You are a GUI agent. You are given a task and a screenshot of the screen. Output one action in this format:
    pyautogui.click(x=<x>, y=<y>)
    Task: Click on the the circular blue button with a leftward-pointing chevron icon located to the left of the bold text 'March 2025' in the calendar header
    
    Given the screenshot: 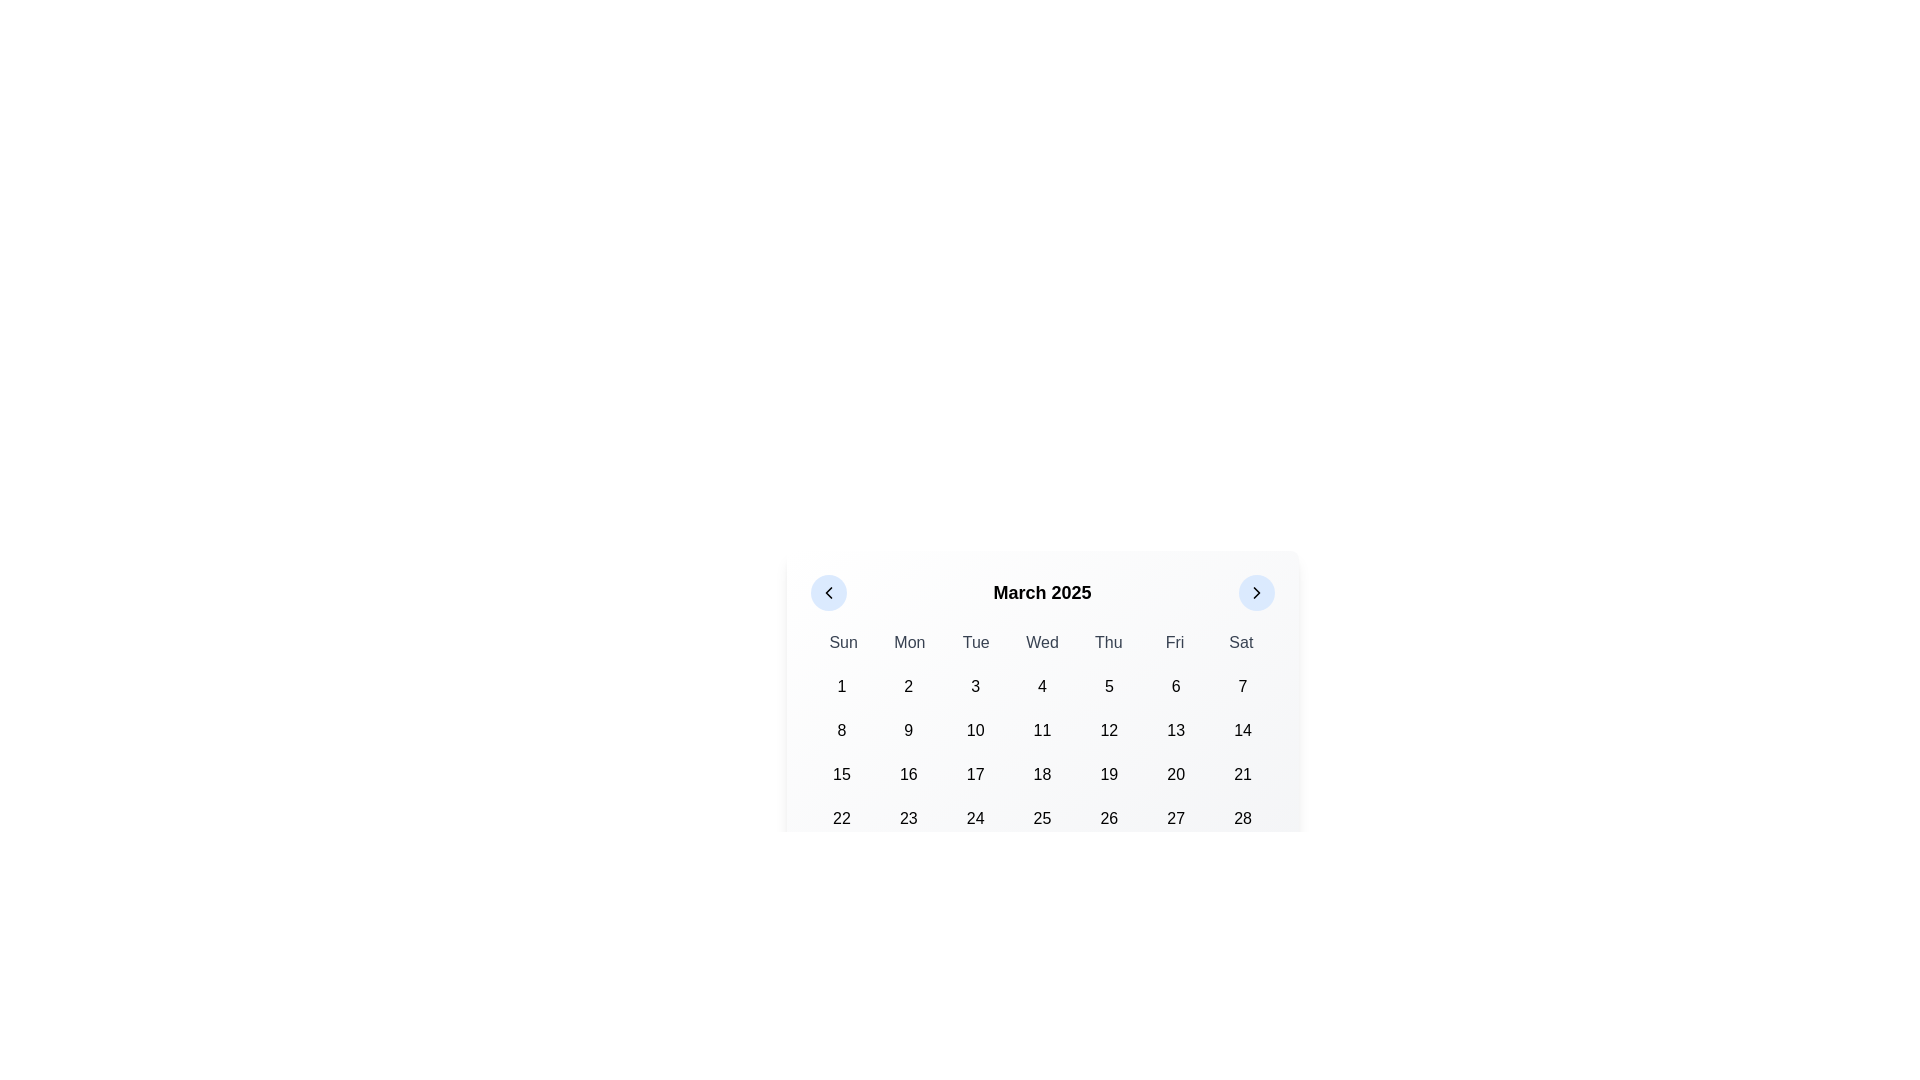 What is the action you would take?
    pyautogui.click(x=828, y=592)
    